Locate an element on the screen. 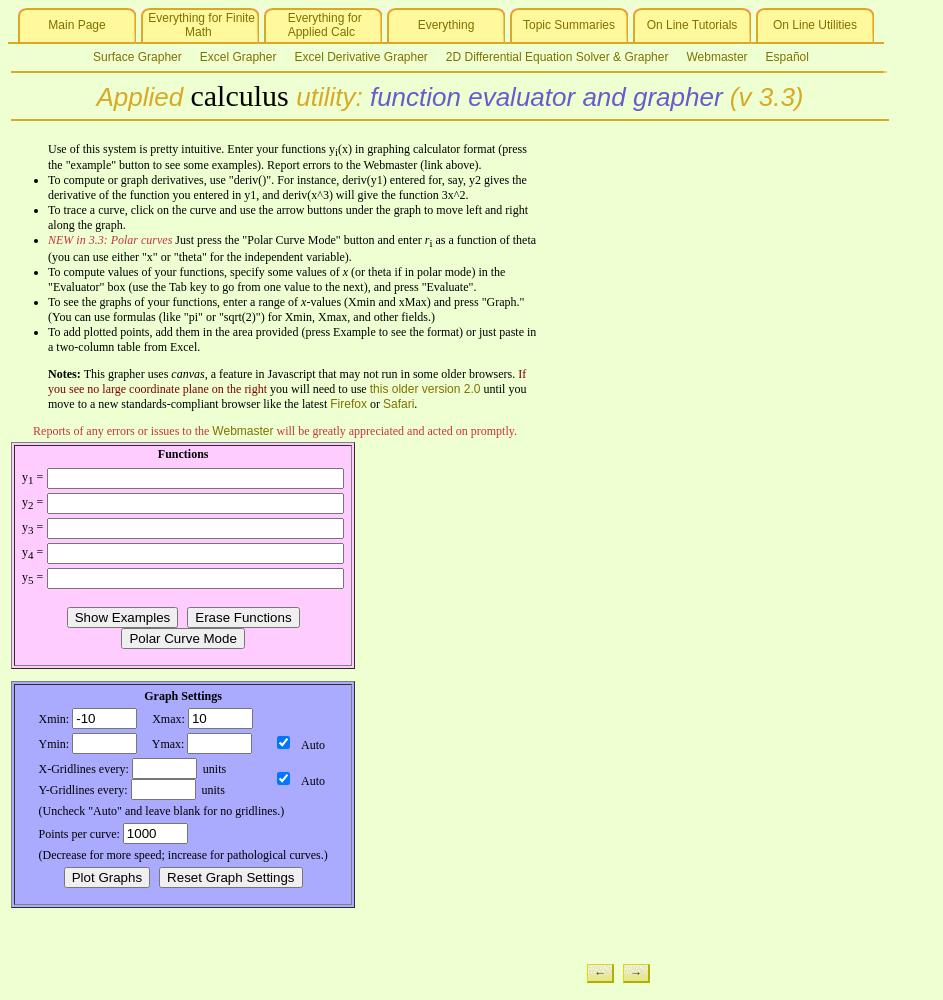  '(x) in graphing calculator format (press the "example" button to see some examples). Report errors to the Webmaster (link above).' is located at coordinates (285, 157).